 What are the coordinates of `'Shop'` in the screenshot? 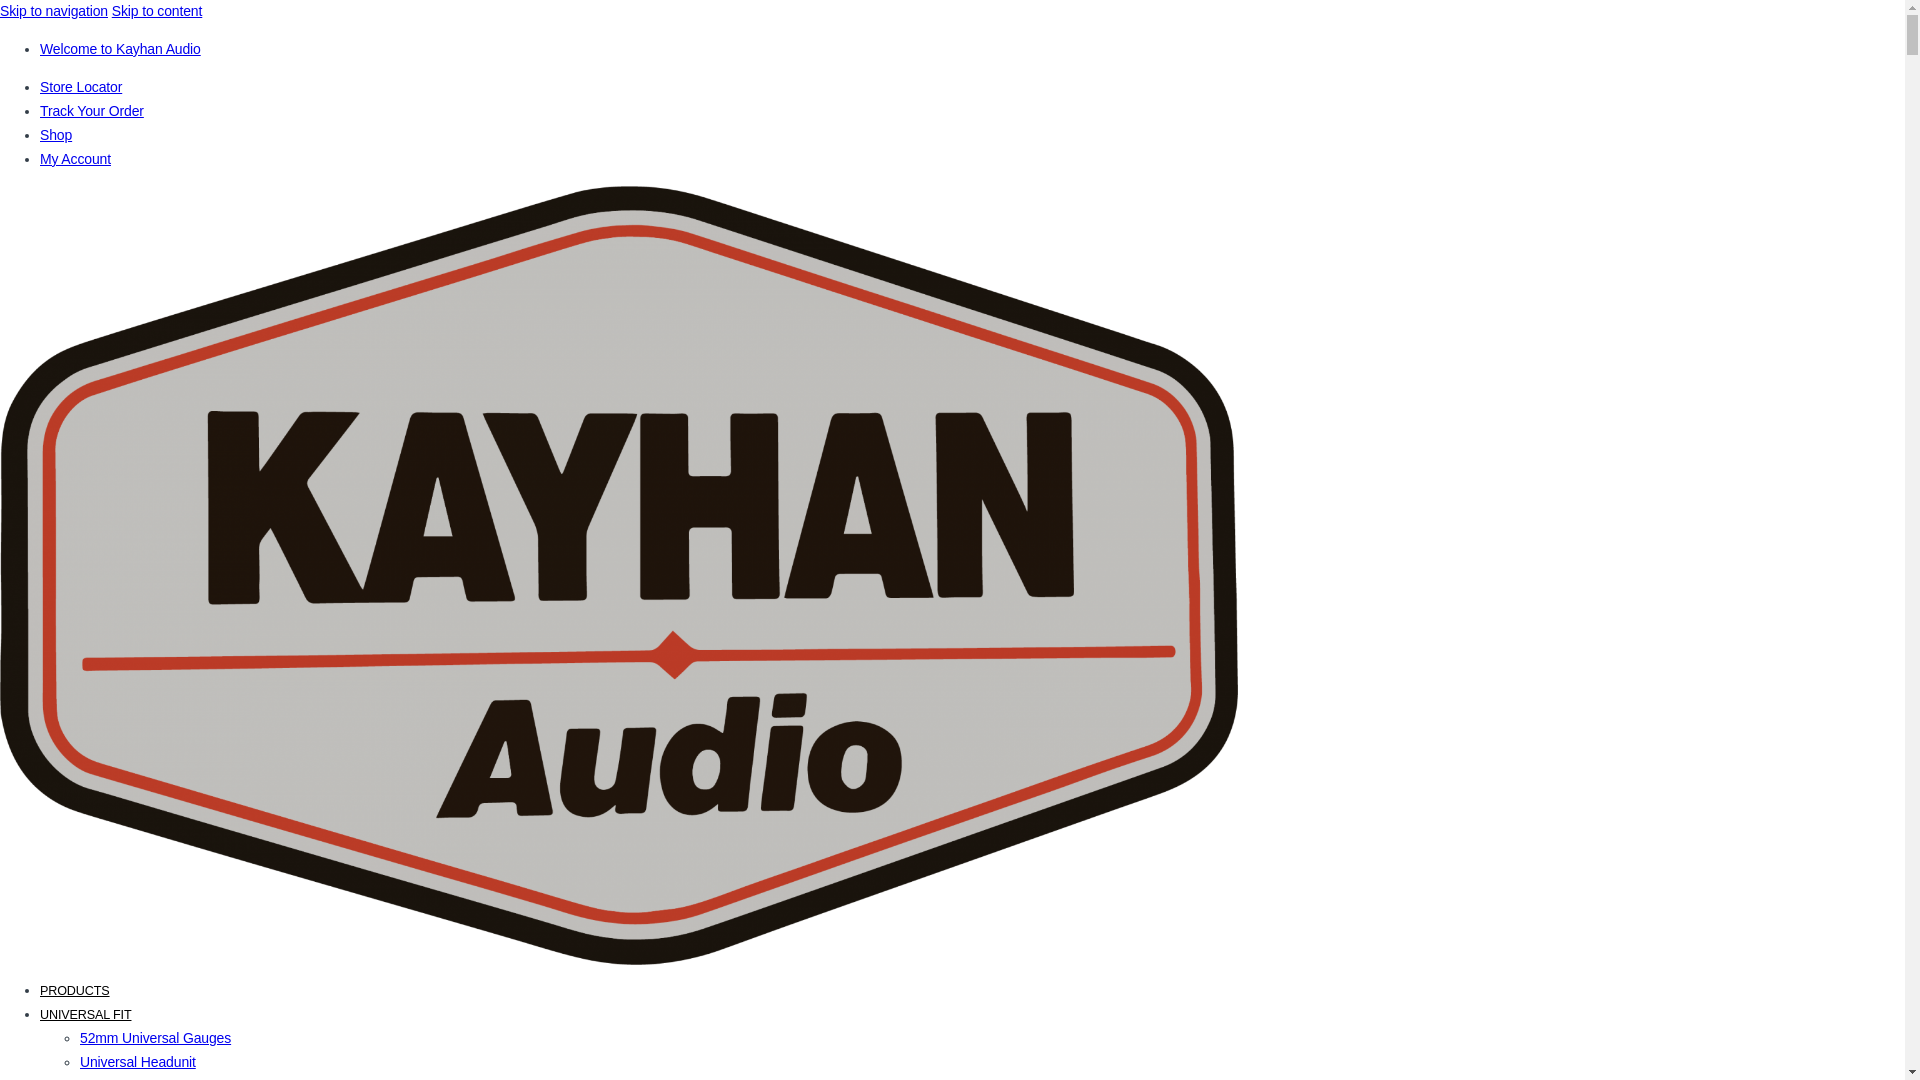 It's located at (39, 135).